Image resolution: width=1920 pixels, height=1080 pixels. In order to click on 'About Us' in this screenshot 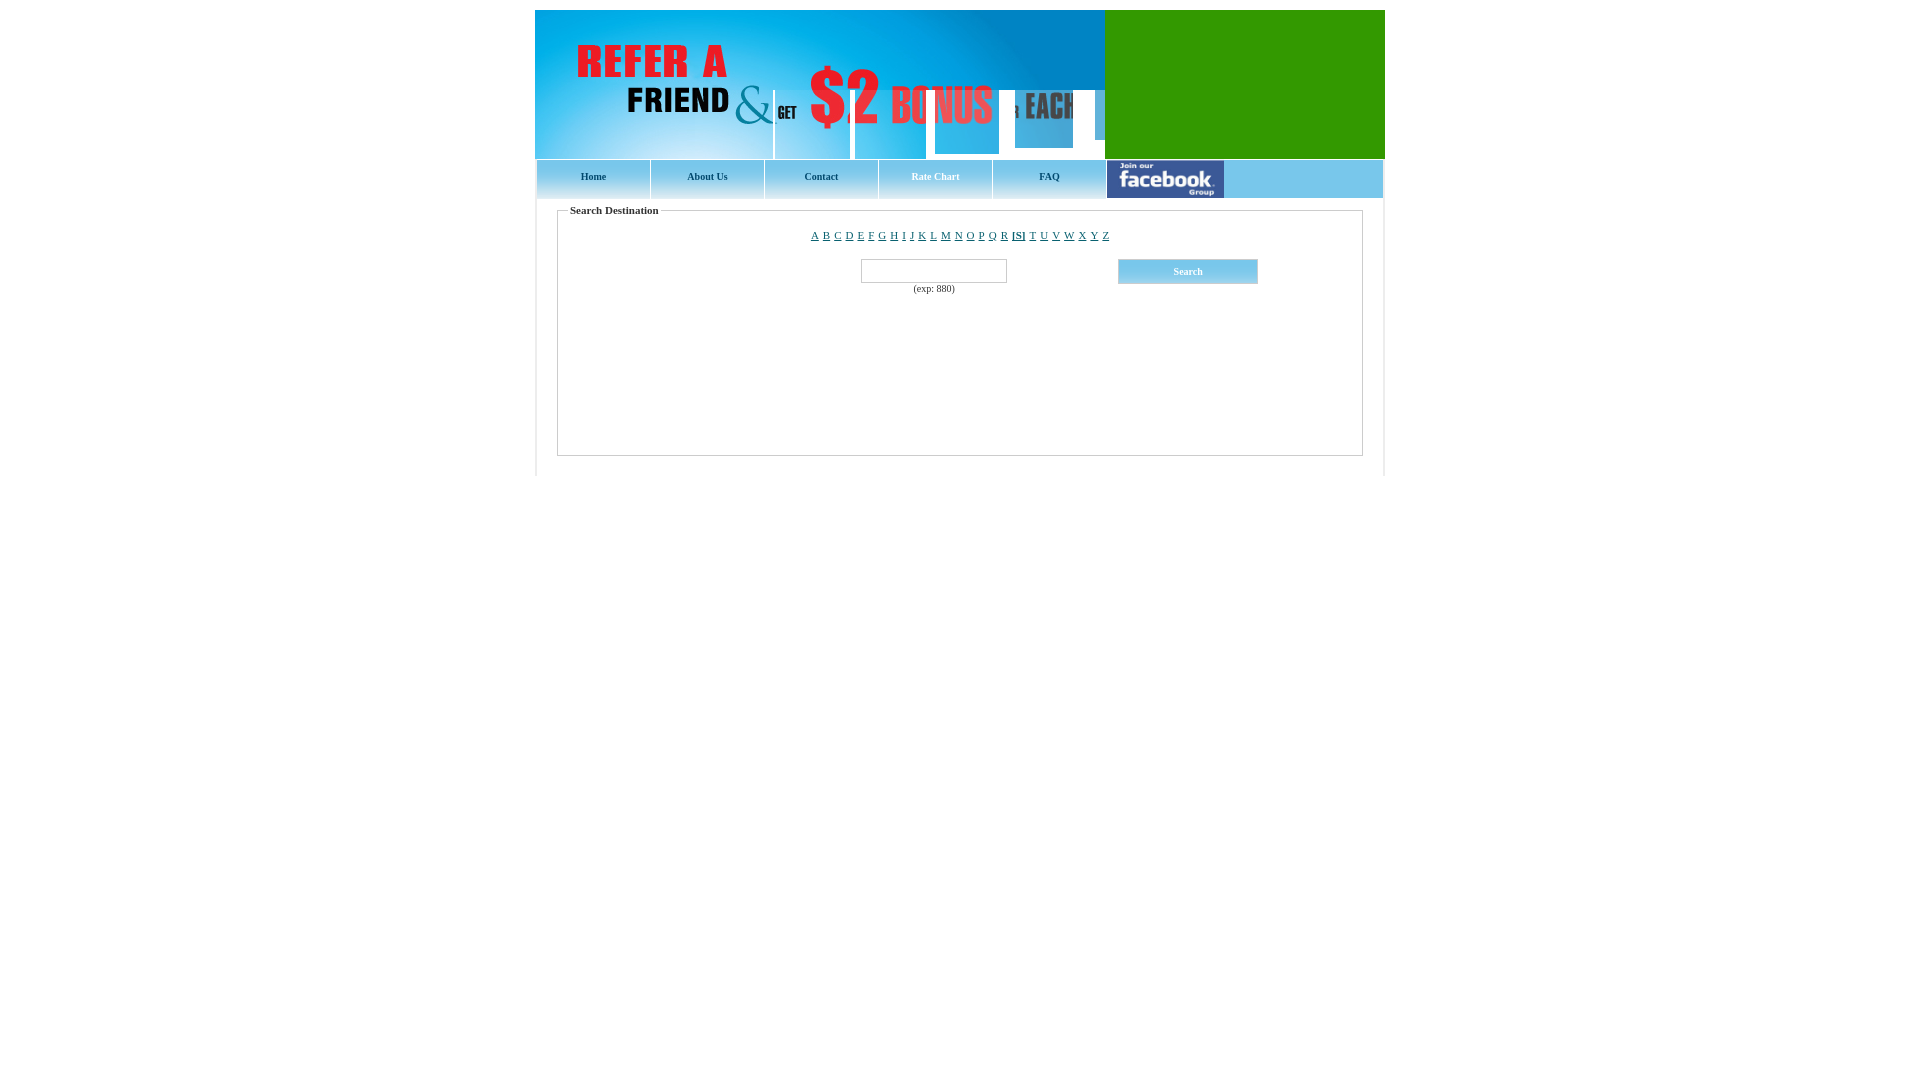, I will do `click(708, 177)`.